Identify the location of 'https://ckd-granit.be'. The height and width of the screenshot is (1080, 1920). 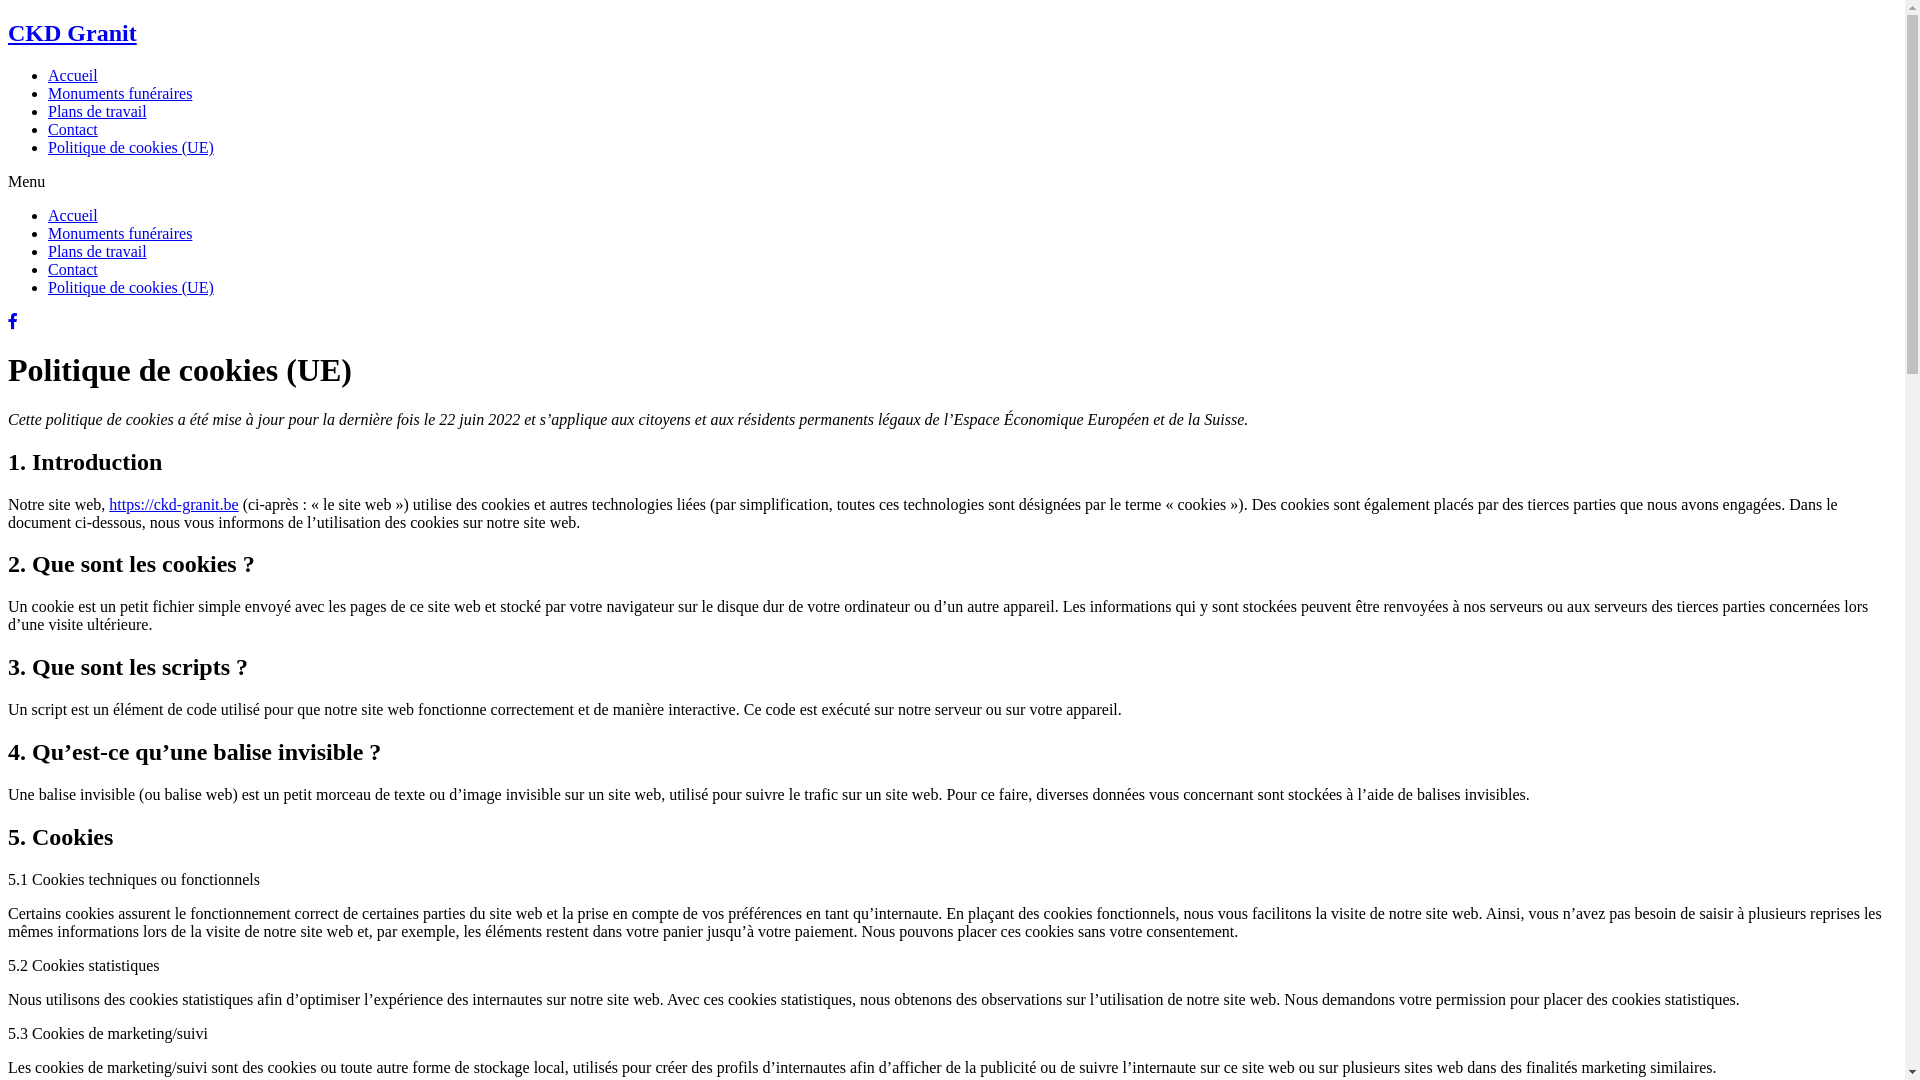
(173, 503).